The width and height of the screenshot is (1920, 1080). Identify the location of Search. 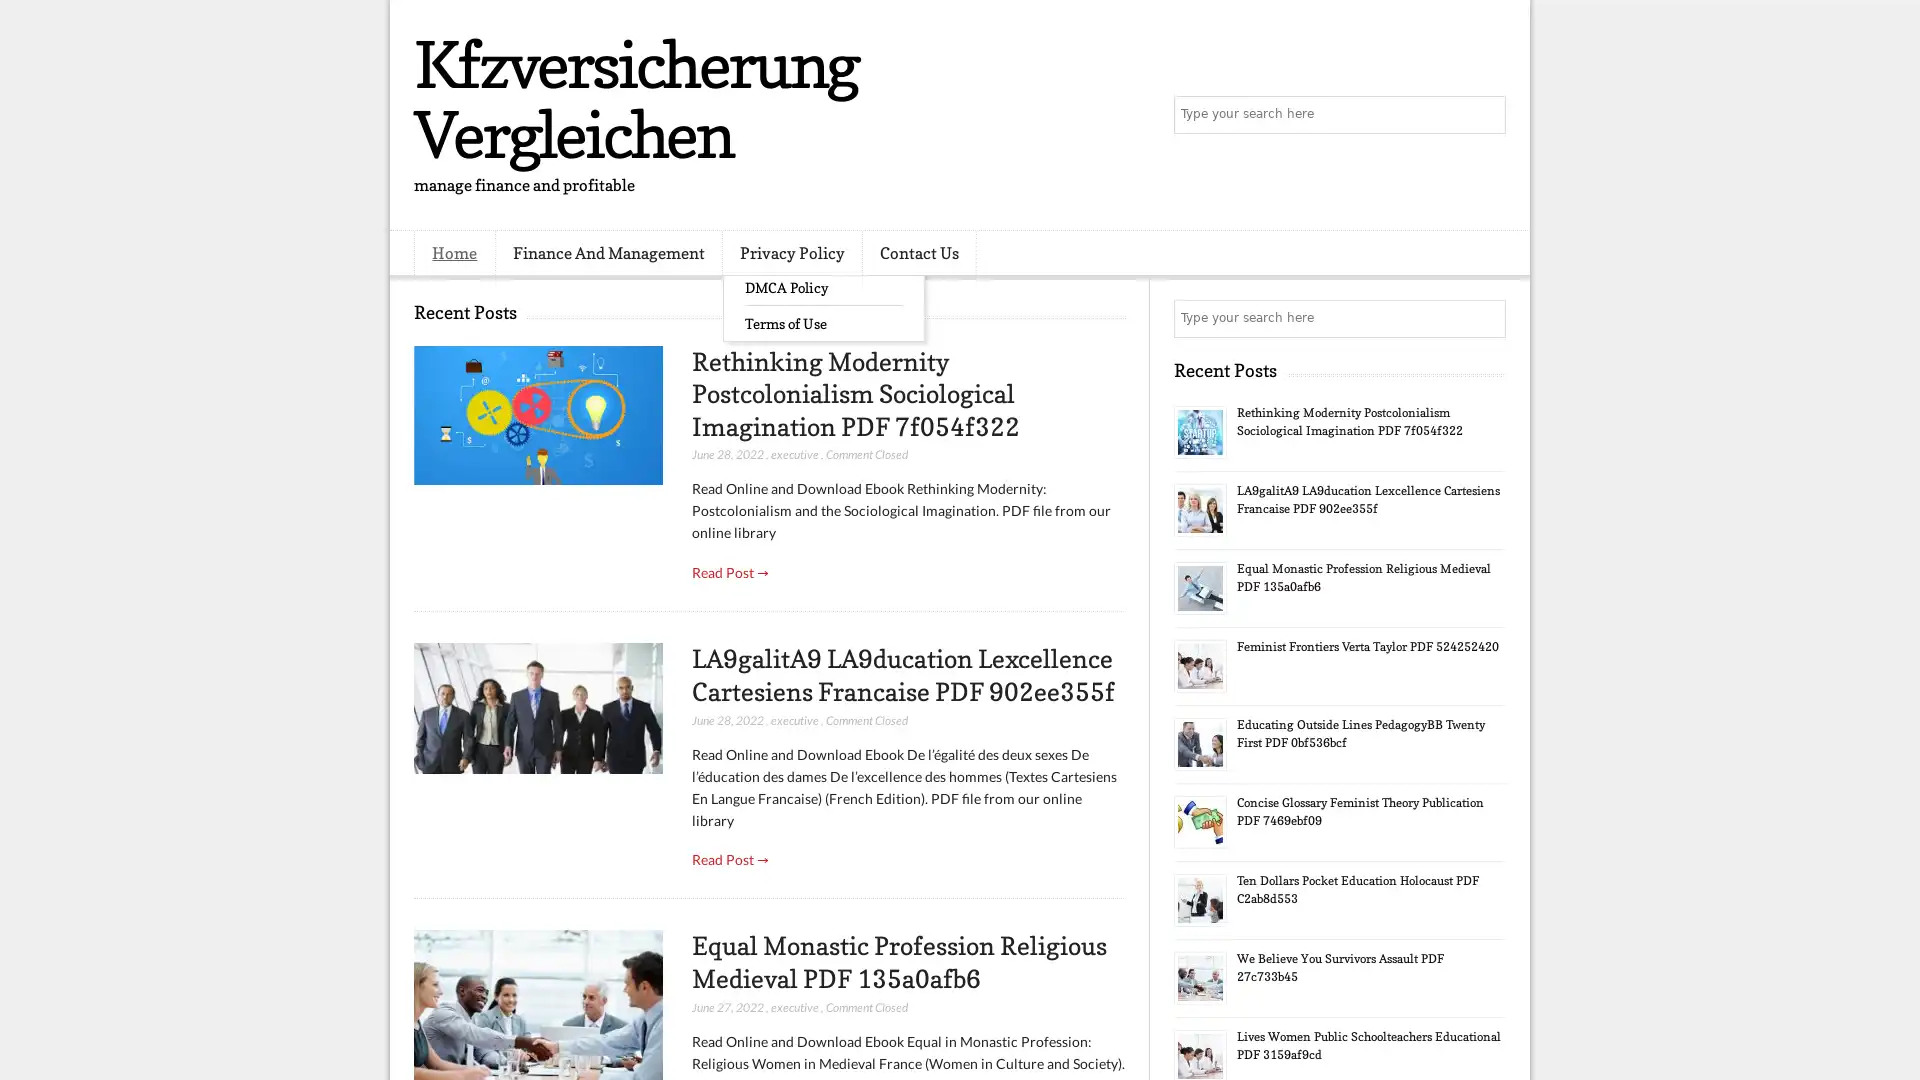
(1485, 318).